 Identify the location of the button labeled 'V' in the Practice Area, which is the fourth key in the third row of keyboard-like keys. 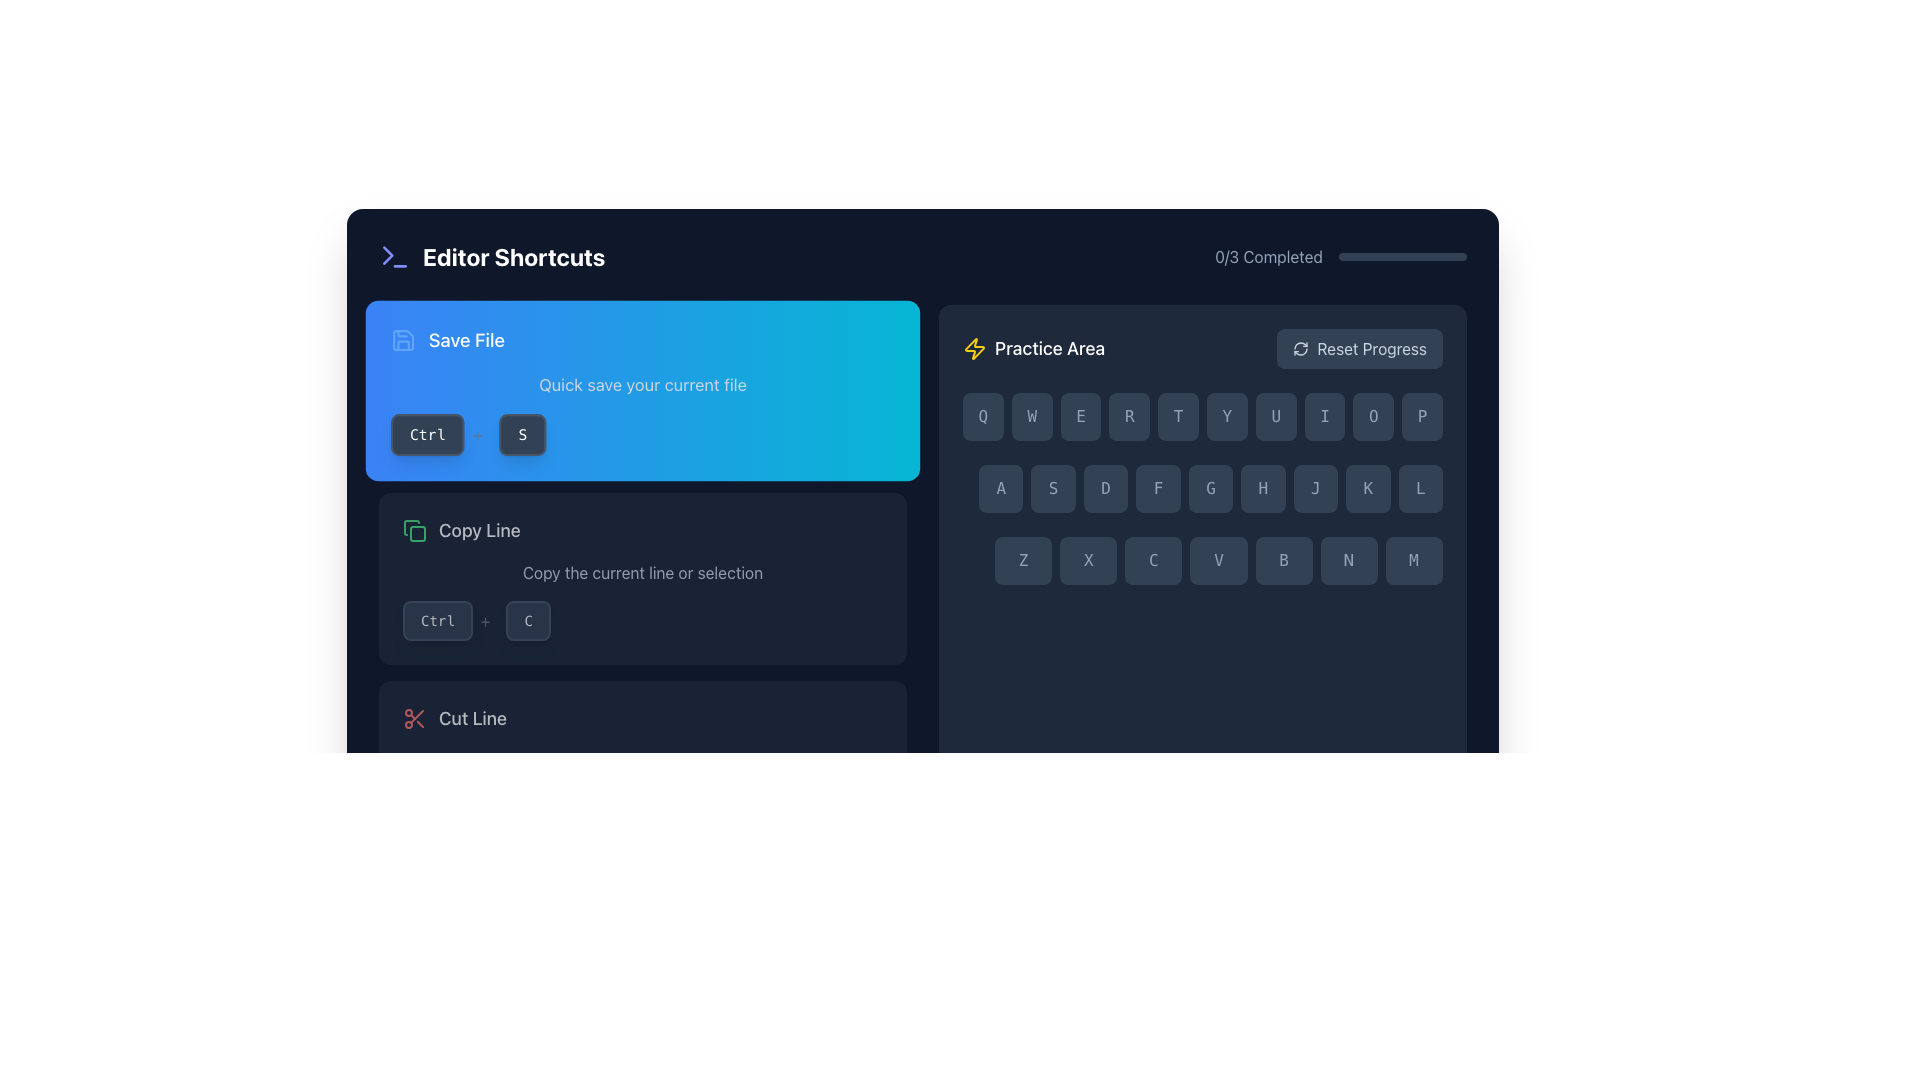
(1218, 560).